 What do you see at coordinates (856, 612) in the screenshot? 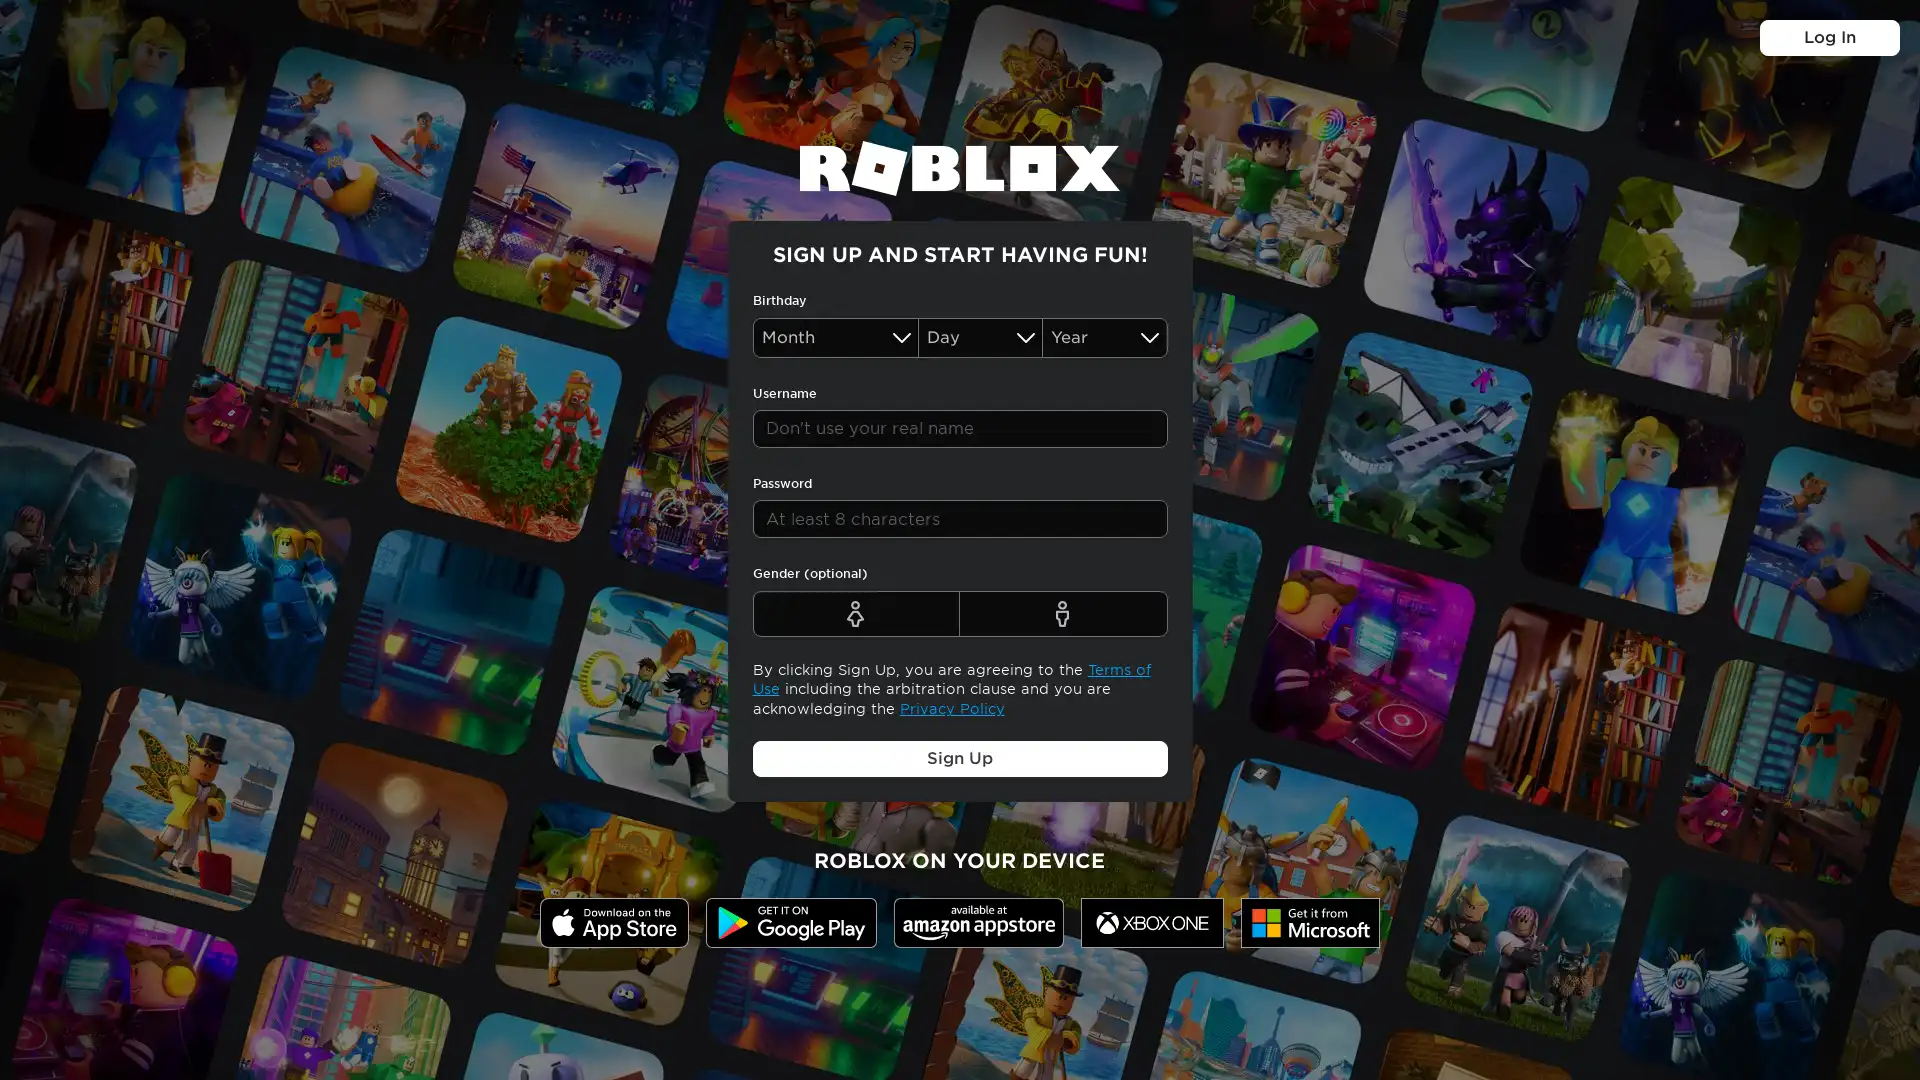
I see `Female` at bounding box center [856, 612].